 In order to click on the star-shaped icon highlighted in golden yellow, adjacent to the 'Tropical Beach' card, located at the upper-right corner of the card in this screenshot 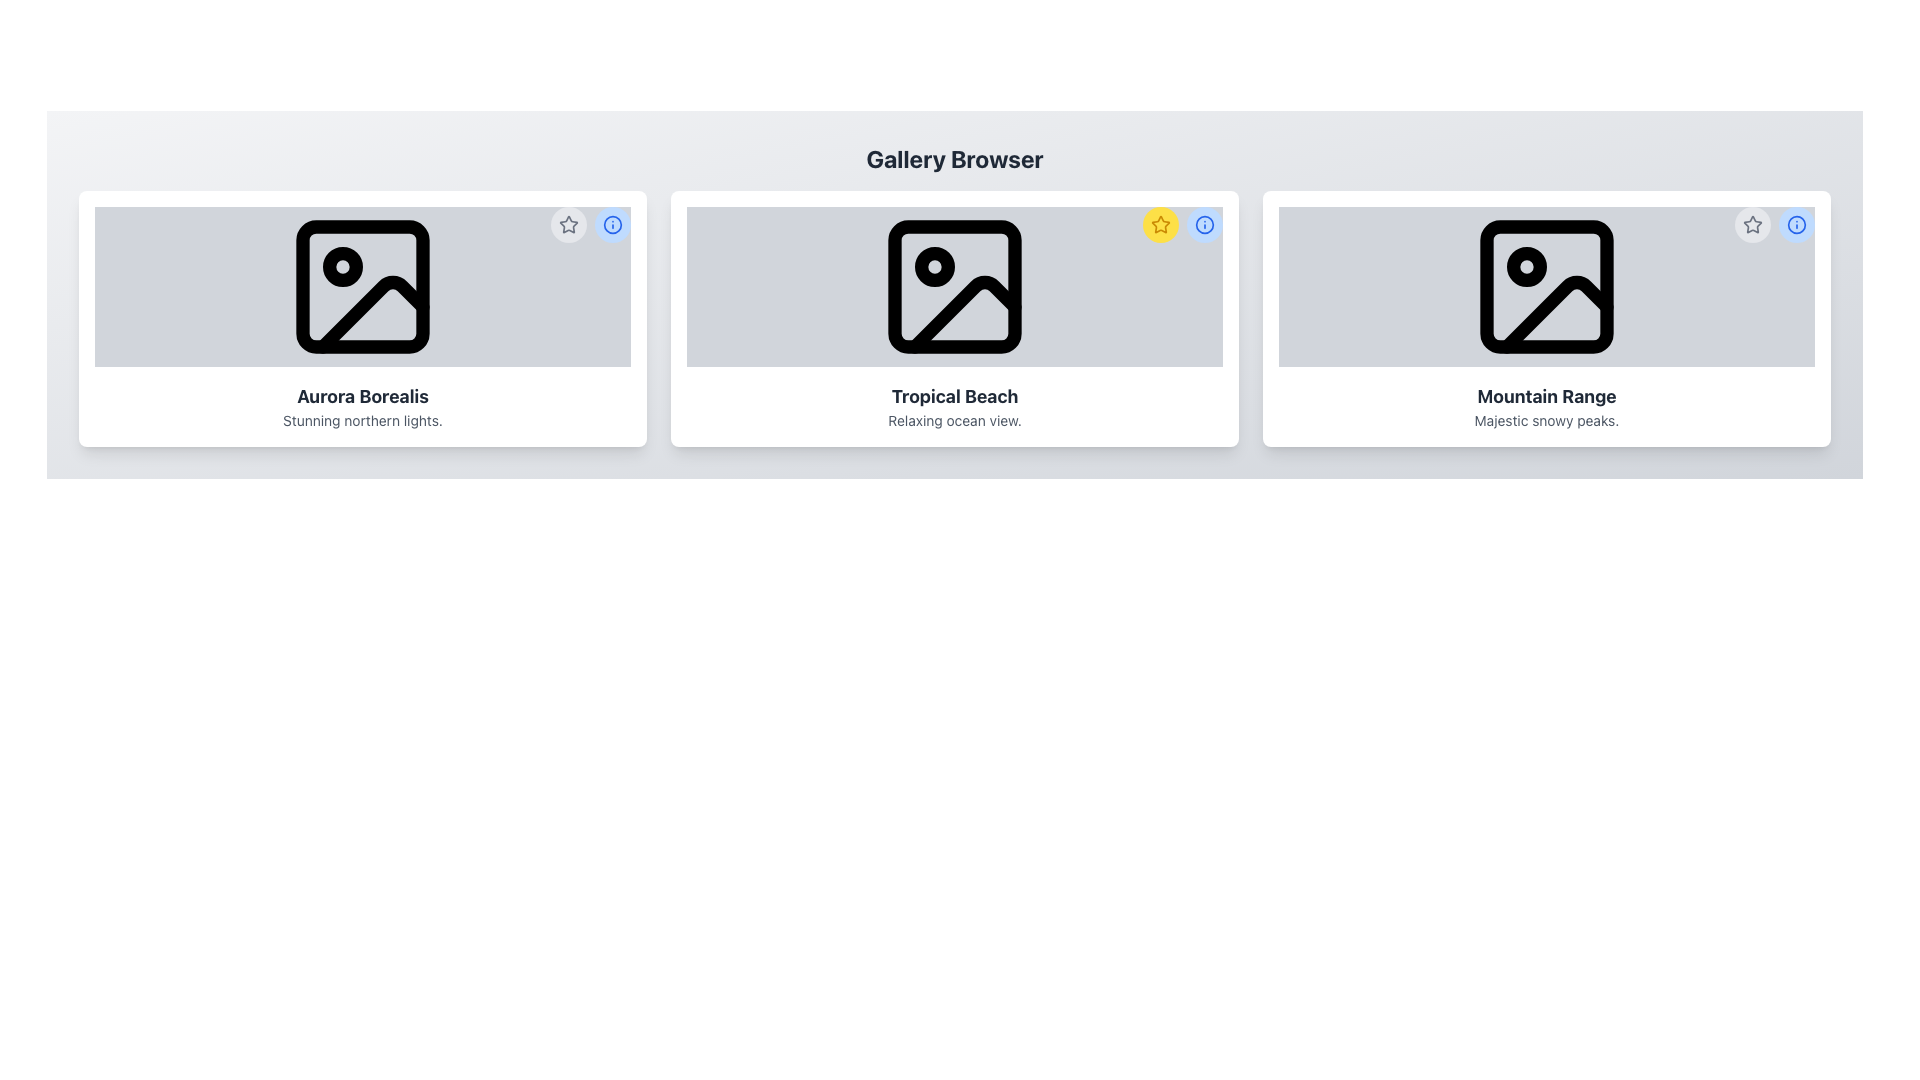, I will do `click(1160, 223)`.